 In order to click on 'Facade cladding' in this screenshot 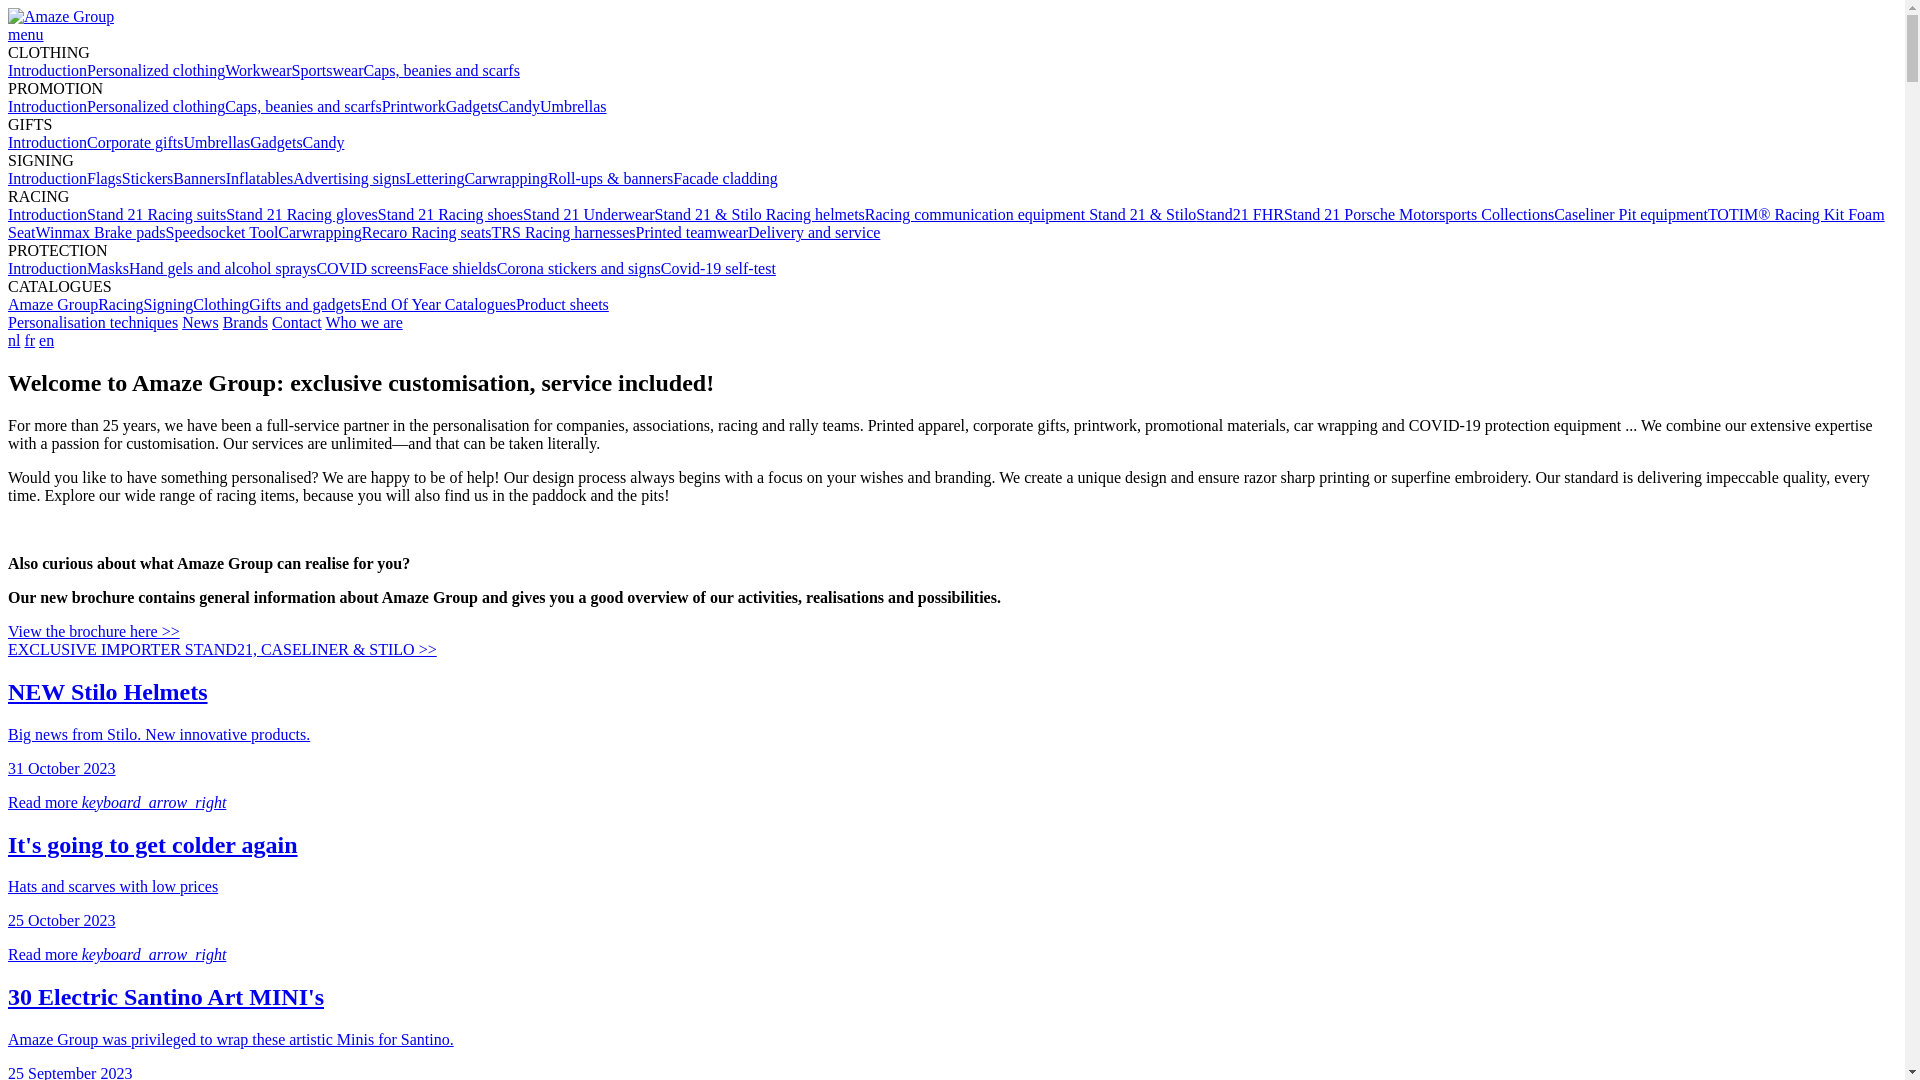, I will do `click(723, 177)`.